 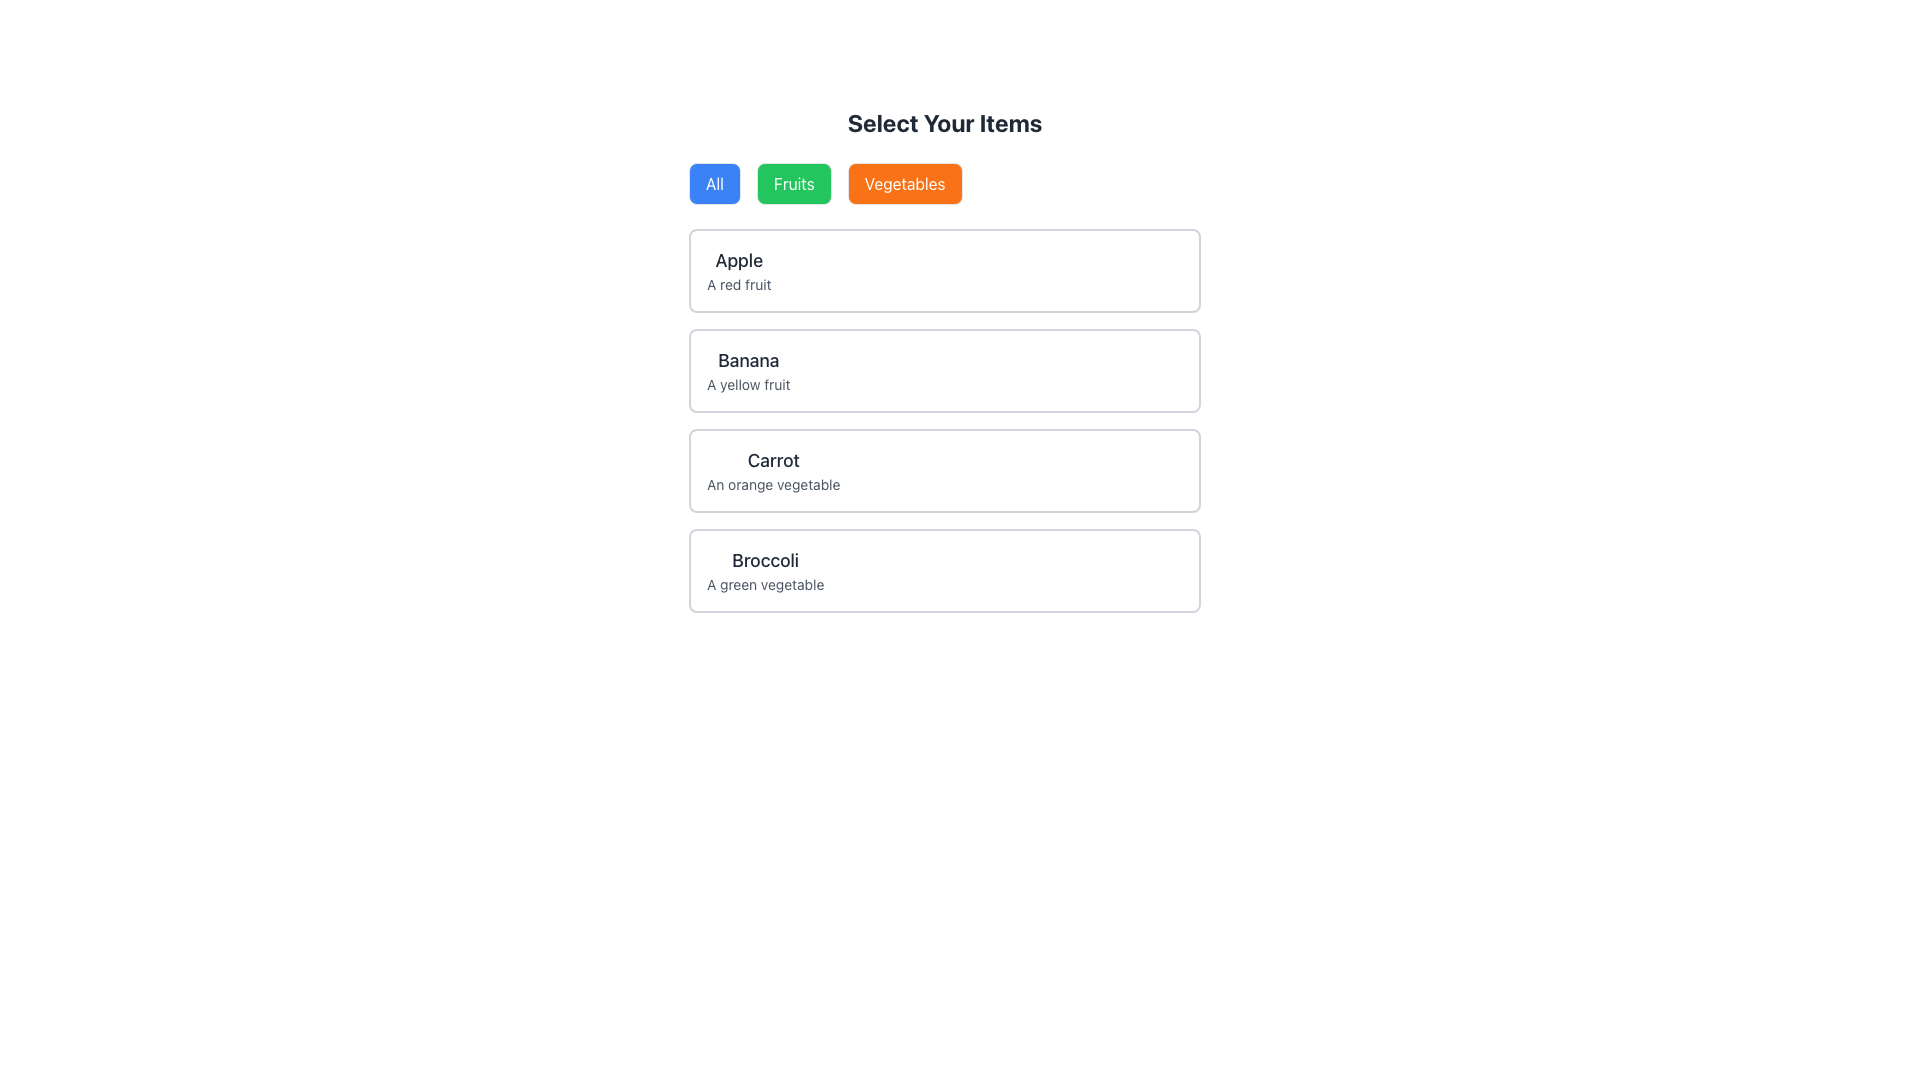 What do you see at coordinates (715, 184) in the screenshot?
I see `the blue button labeled 'All'` at bounding box center [715, 184].